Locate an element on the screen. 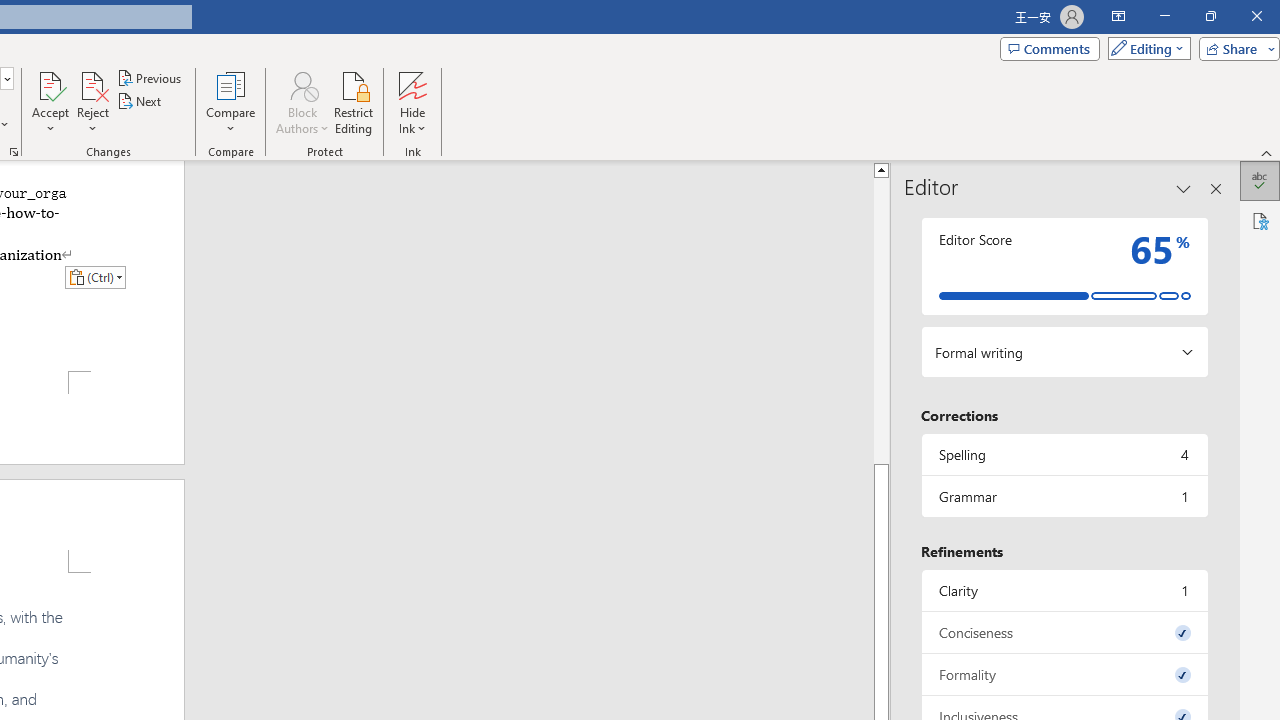  'Next' is located at coordinates (139, 101).